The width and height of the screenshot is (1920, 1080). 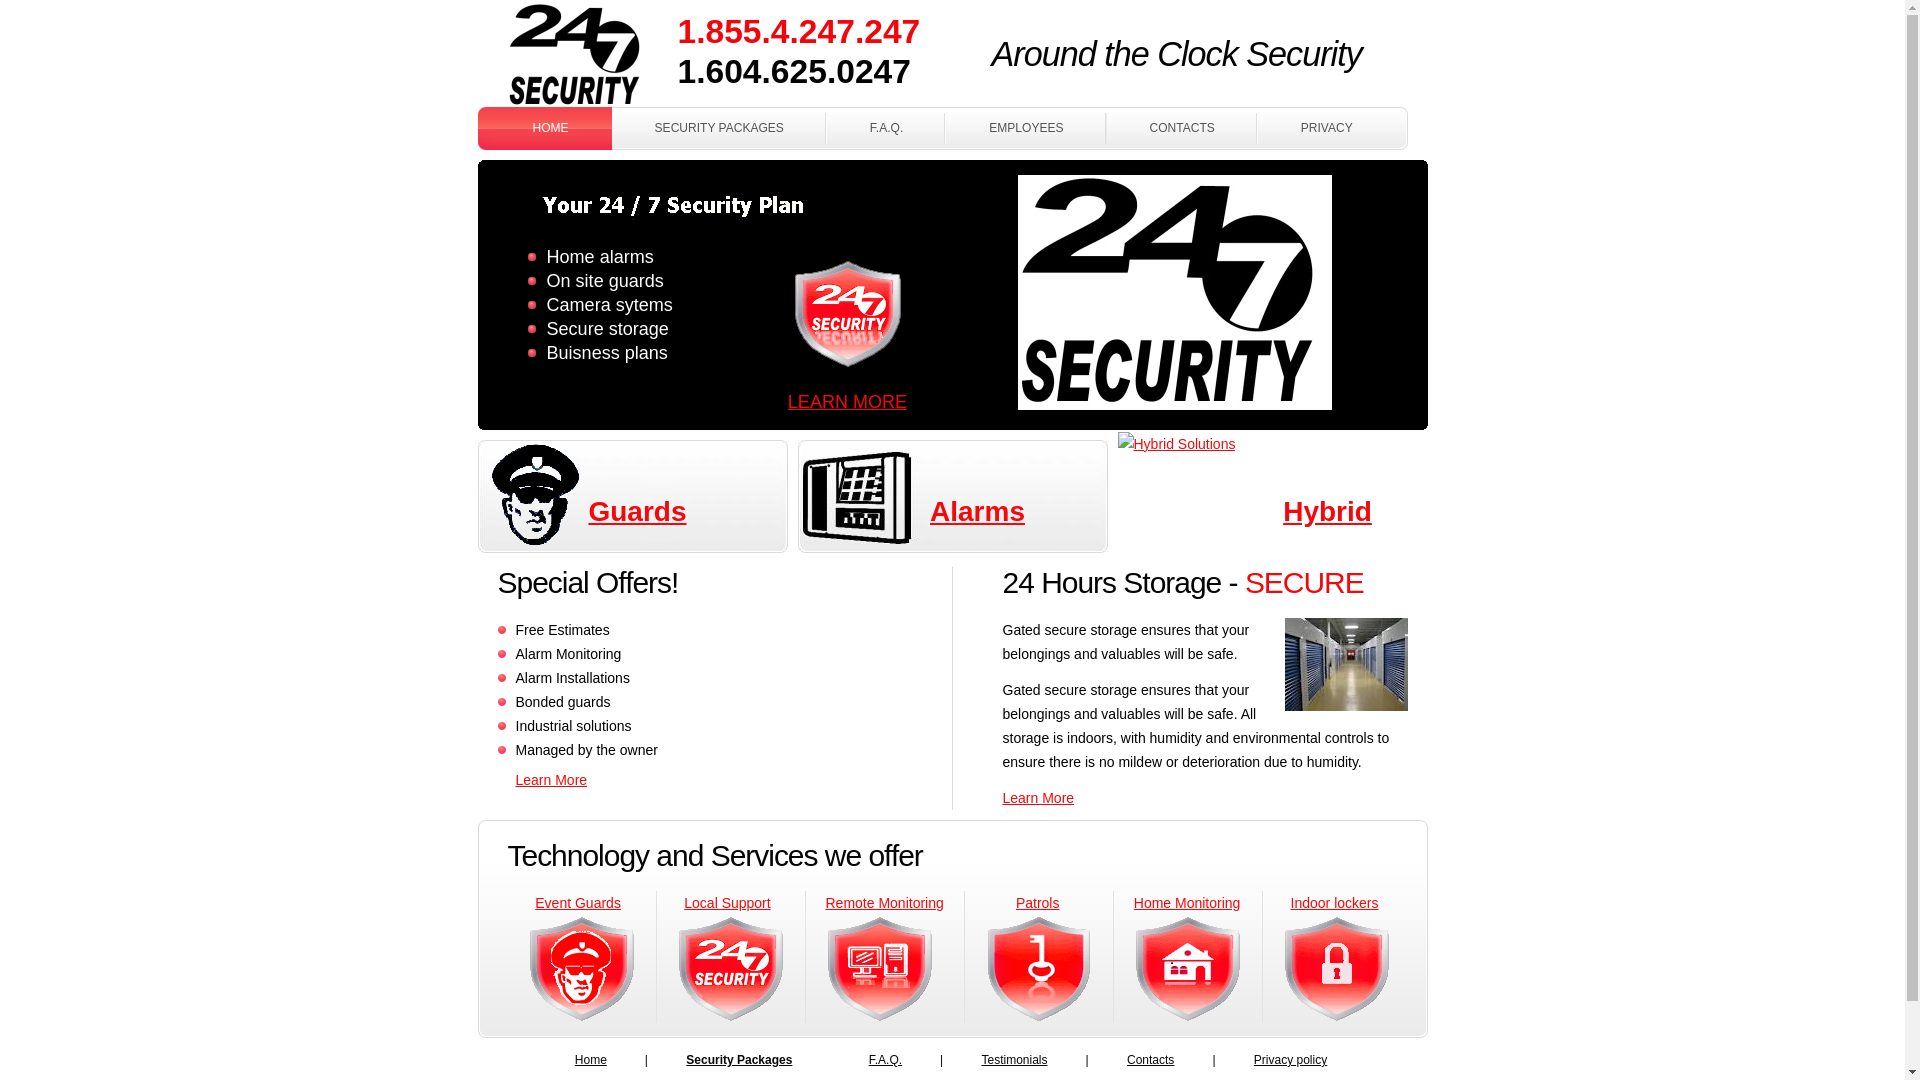 What do you see at coordinates (847, 401) in the screenshot?
I see `'LEARN MORE'` at bounding box center [847, 401].